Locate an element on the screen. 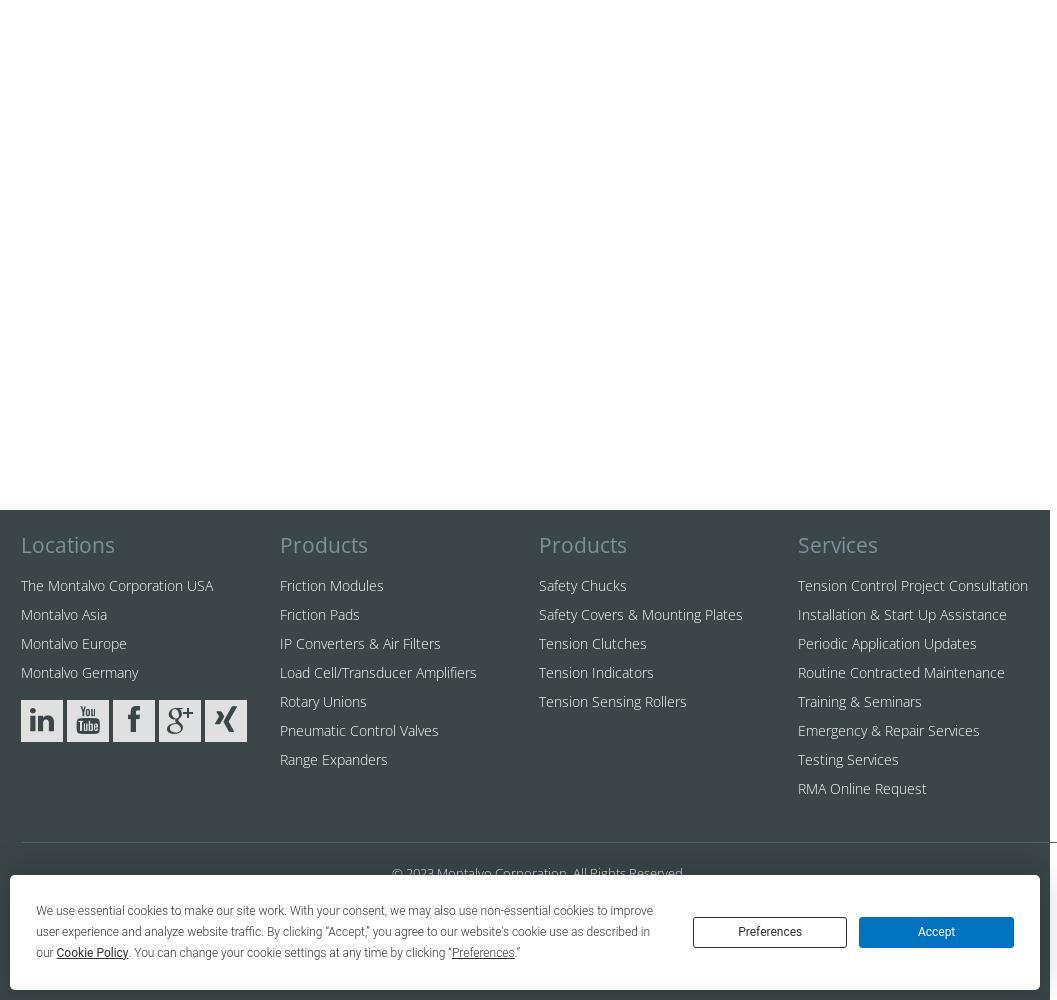  'Montalvo Asia' is located at coordinates (63, 613).